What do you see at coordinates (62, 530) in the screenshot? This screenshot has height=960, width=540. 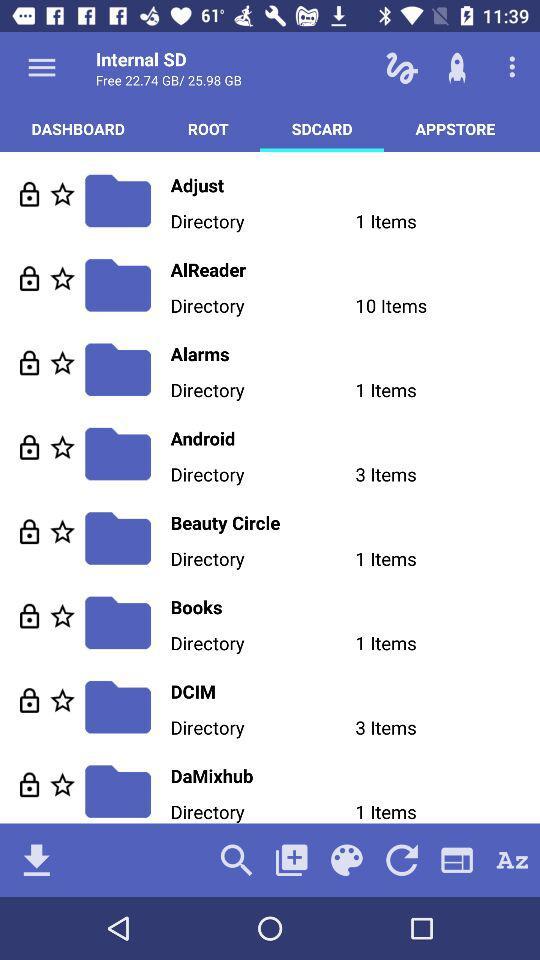 I see `favourite` at bounding box center [62, 530].